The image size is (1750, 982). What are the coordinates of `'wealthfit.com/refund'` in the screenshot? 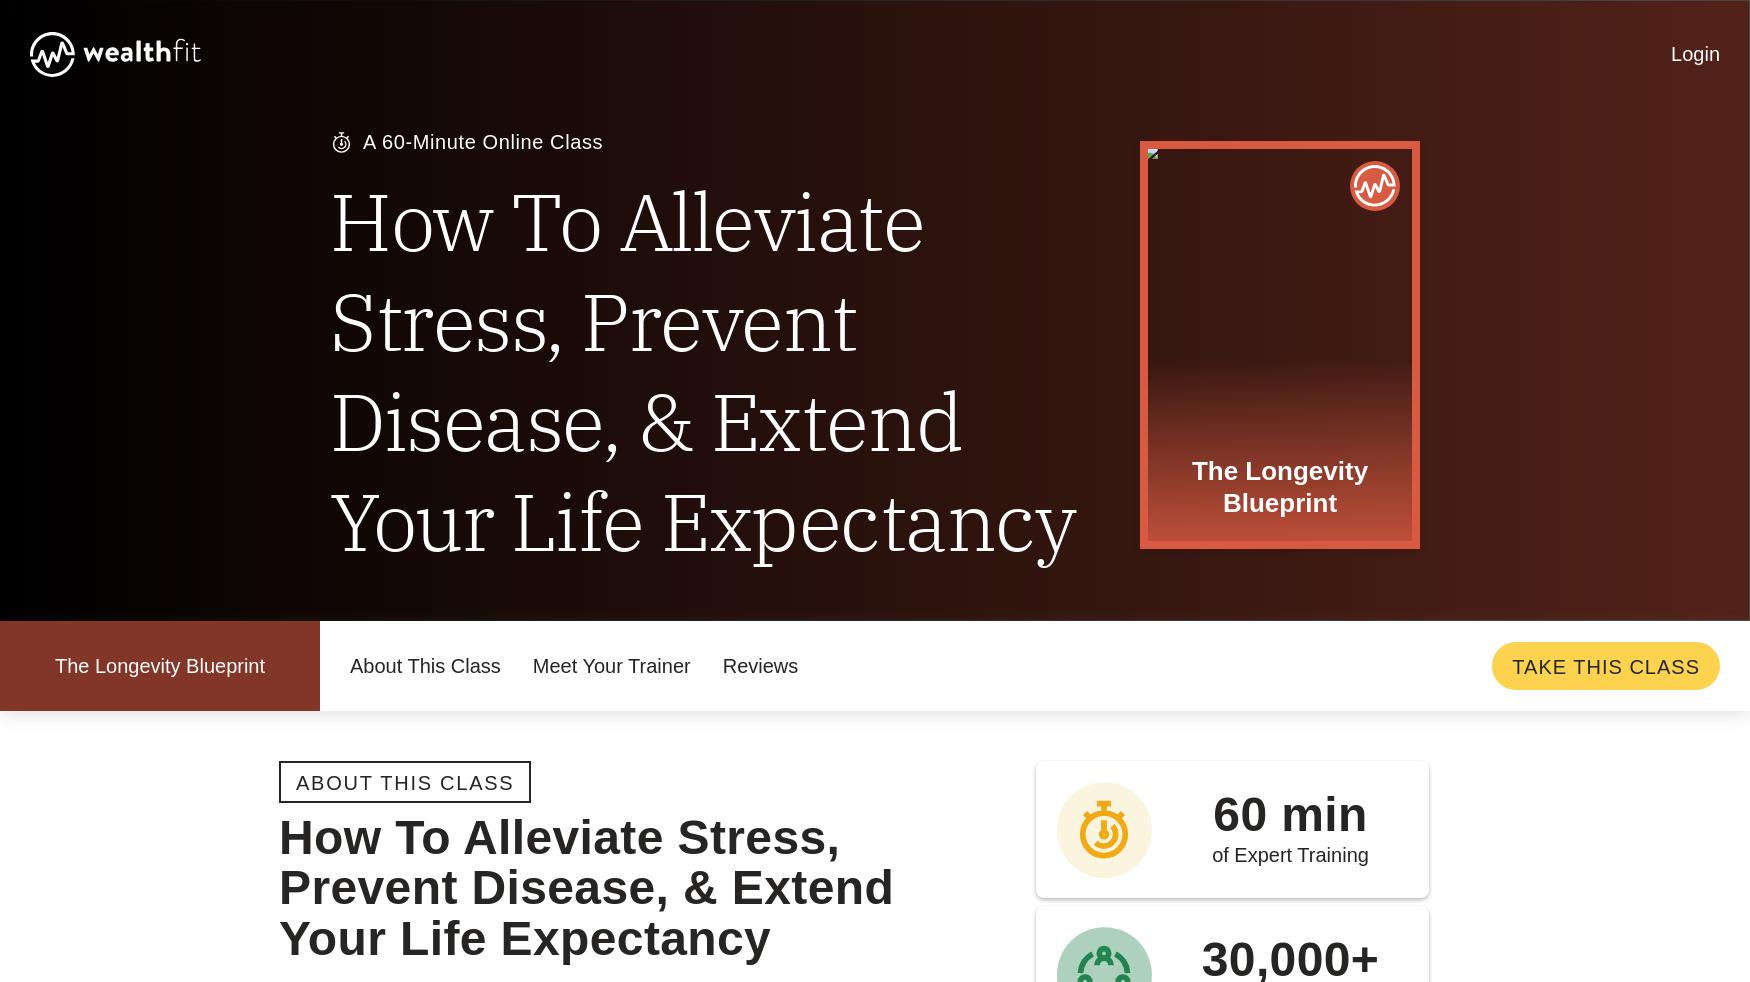 It's located at (556, 602).